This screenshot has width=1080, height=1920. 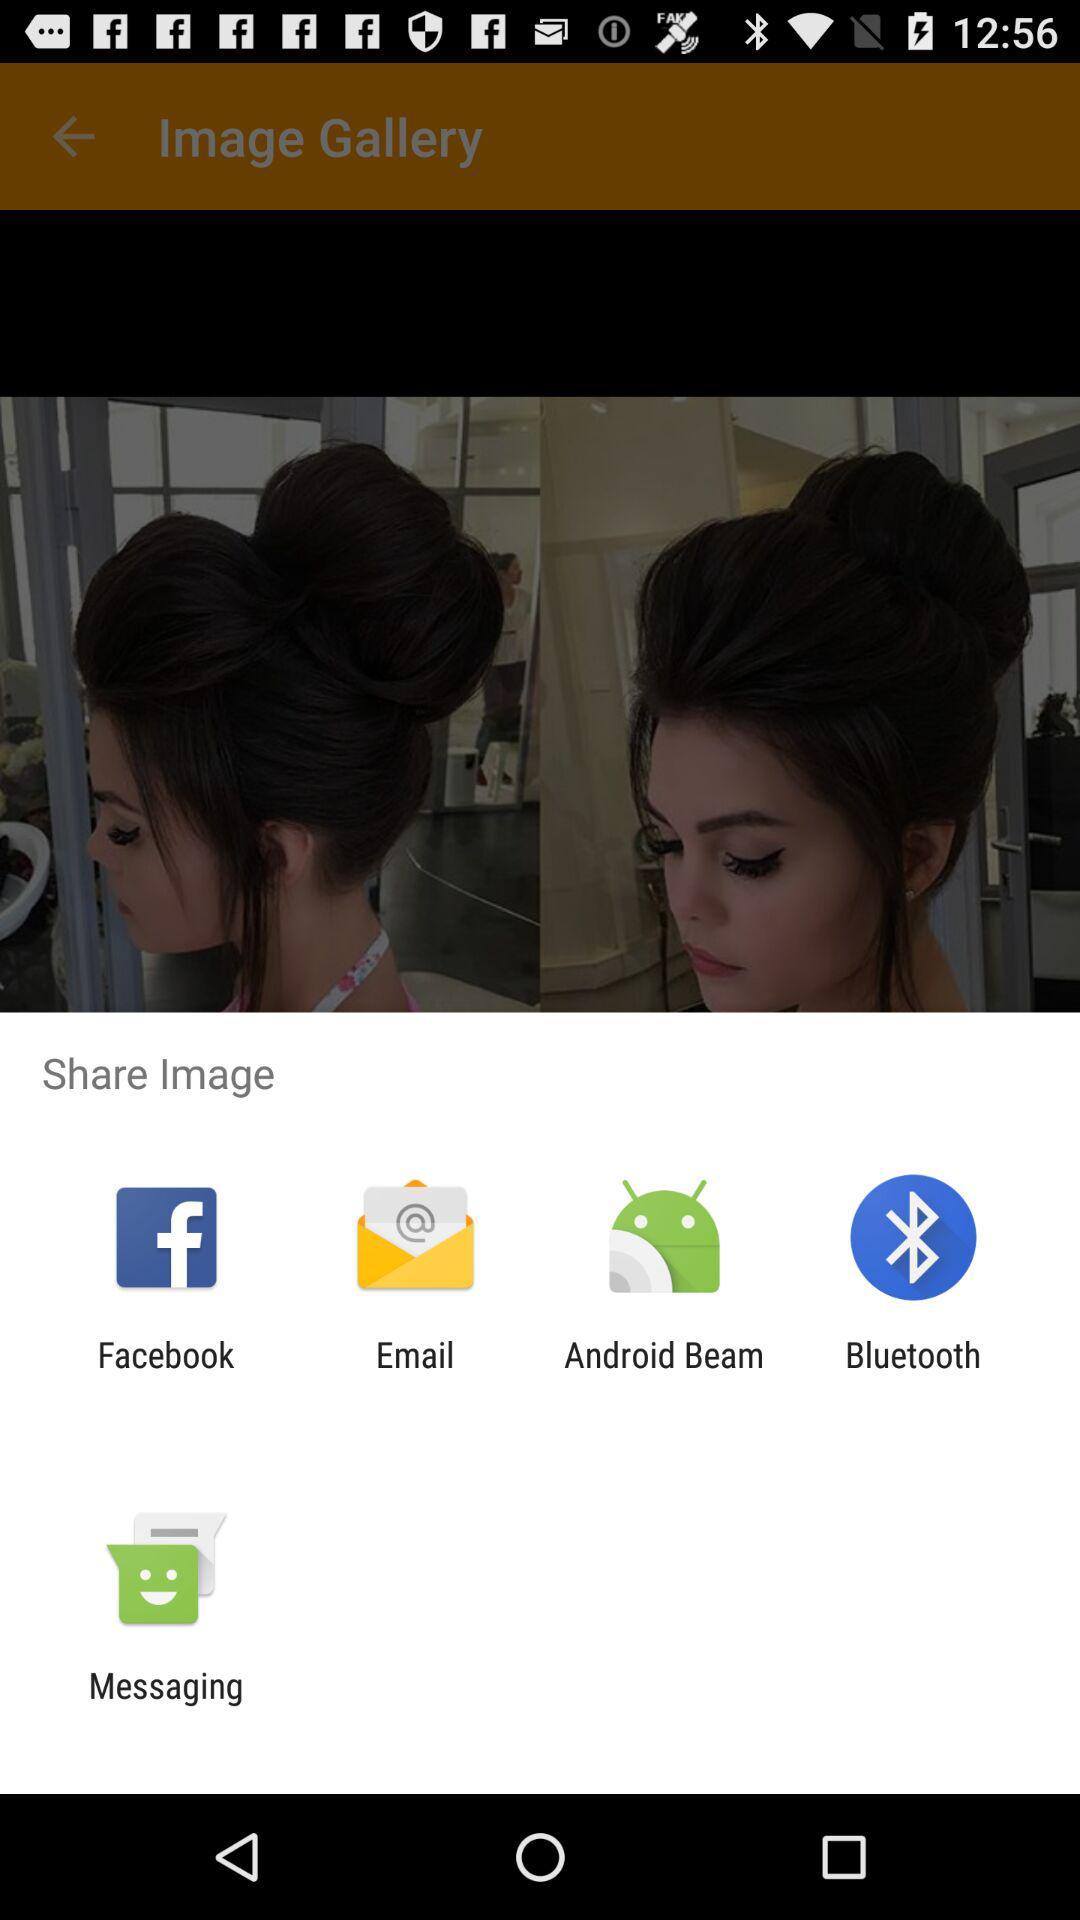 What do you see at coordinates (913, 1374) in the screenshot?
I see `bluetooth item` at bounding box center [913, 1374].